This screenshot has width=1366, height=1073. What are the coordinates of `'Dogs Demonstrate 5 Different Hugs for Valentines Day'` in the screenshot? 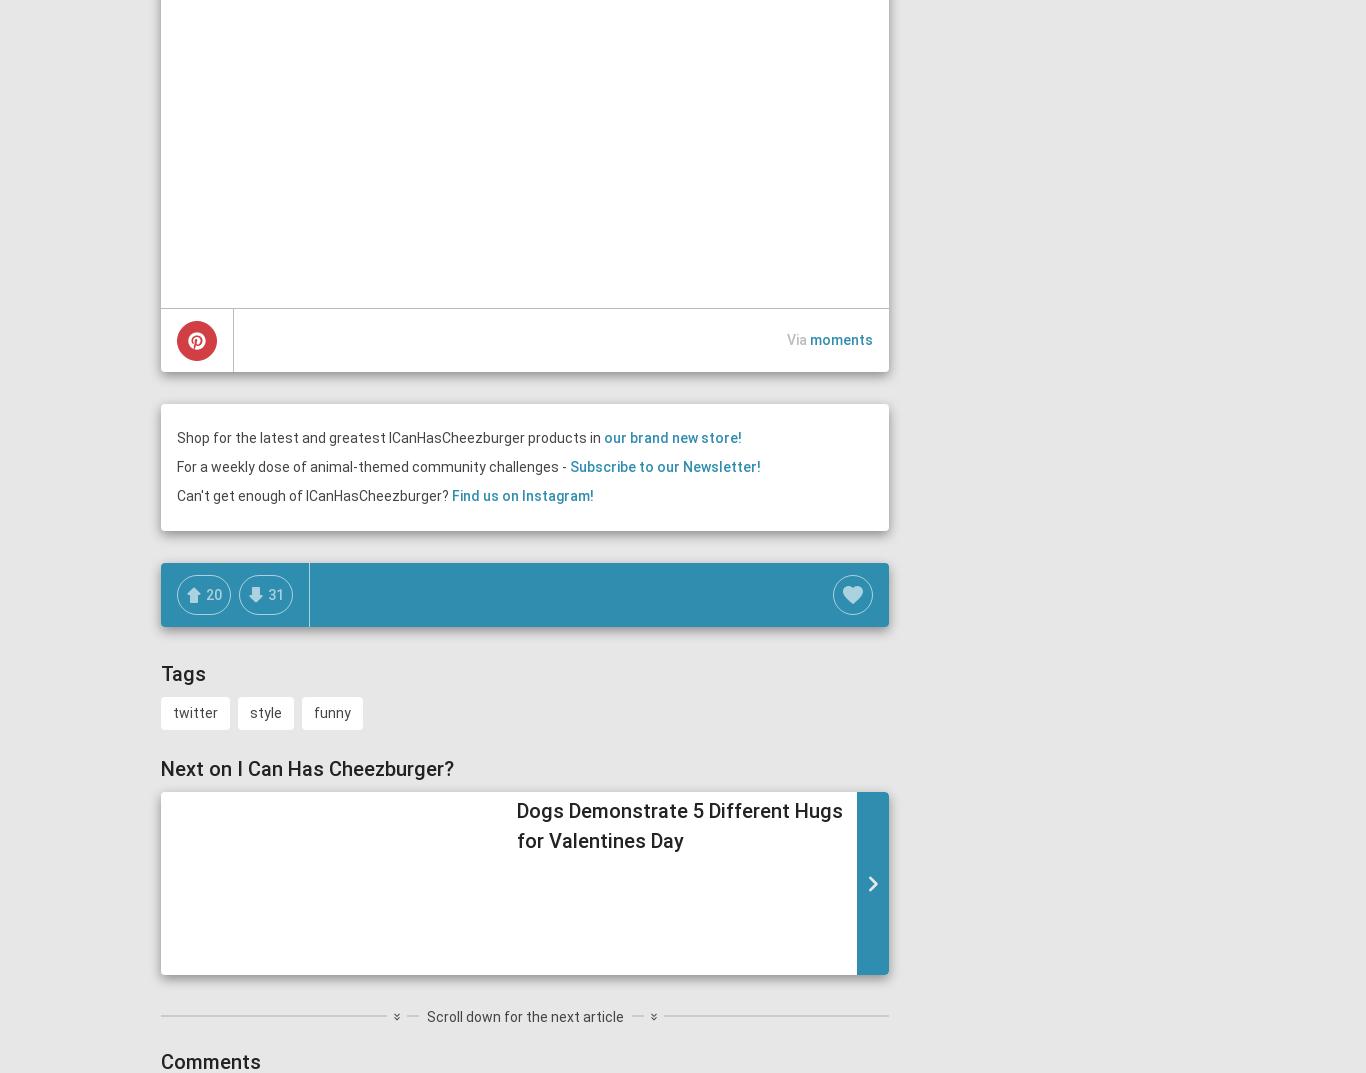 It's located at (678, 825).